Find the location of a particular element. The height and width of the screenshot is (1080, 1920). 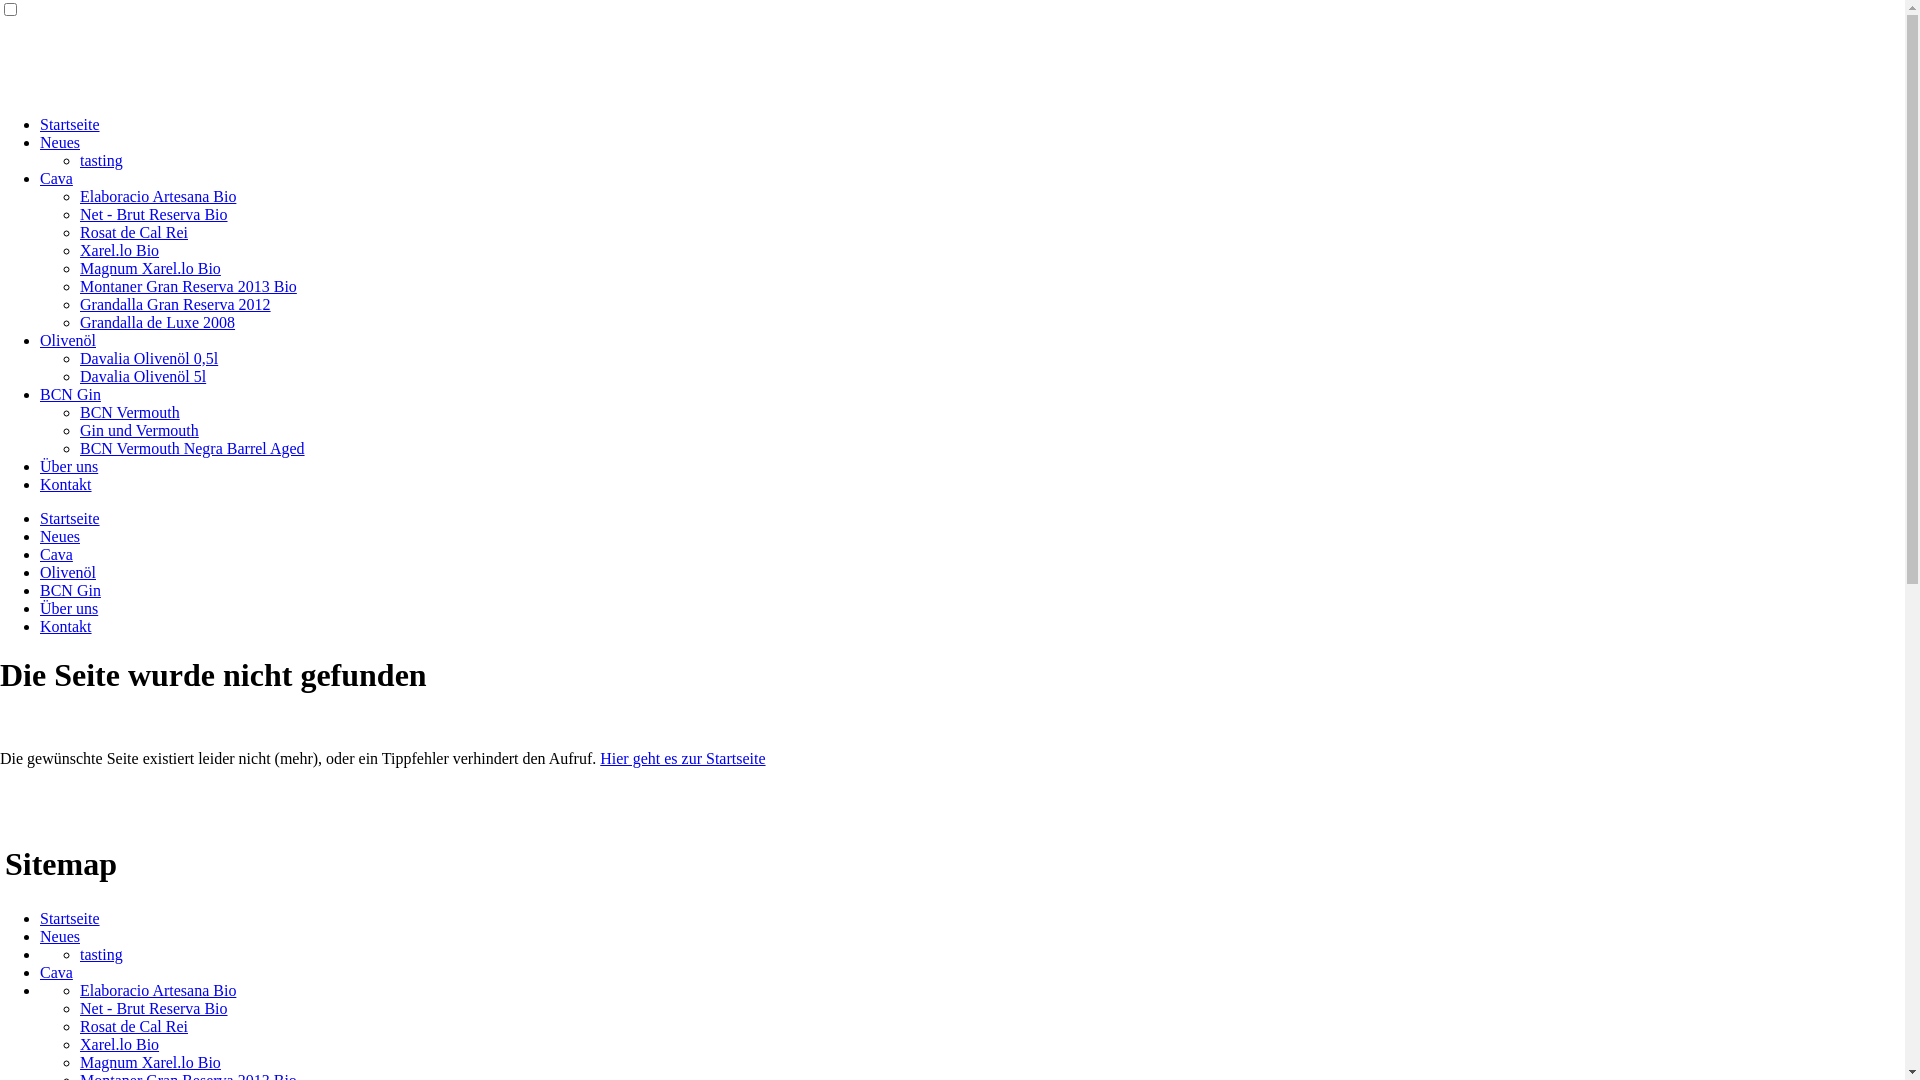

'Startseite' is located at coordinates (39, 124).